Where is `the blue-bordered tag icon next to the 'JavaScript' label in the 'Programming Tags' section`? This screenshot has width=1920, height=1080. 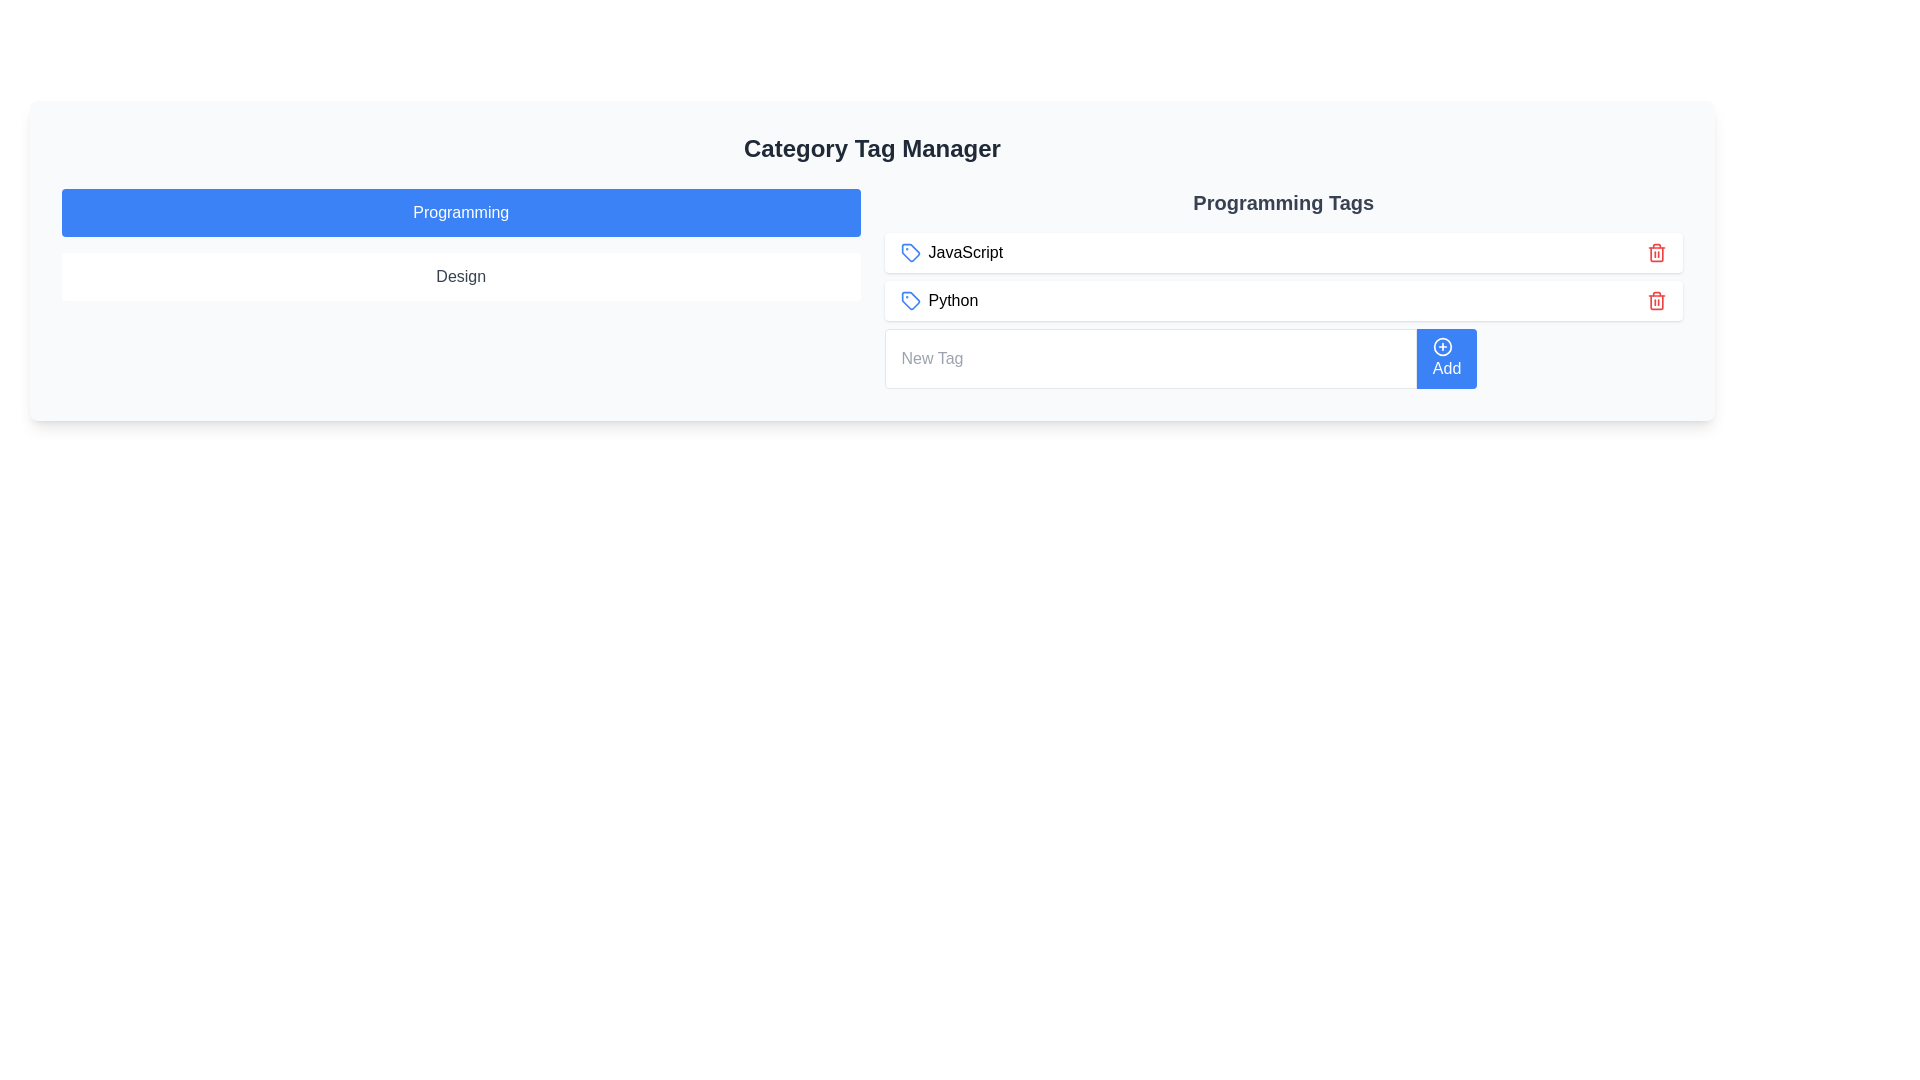 the blue-bordered tag icon next to the 'JavaScript' label in the 'Programming Tags' section is located at coordinates (909, 252).